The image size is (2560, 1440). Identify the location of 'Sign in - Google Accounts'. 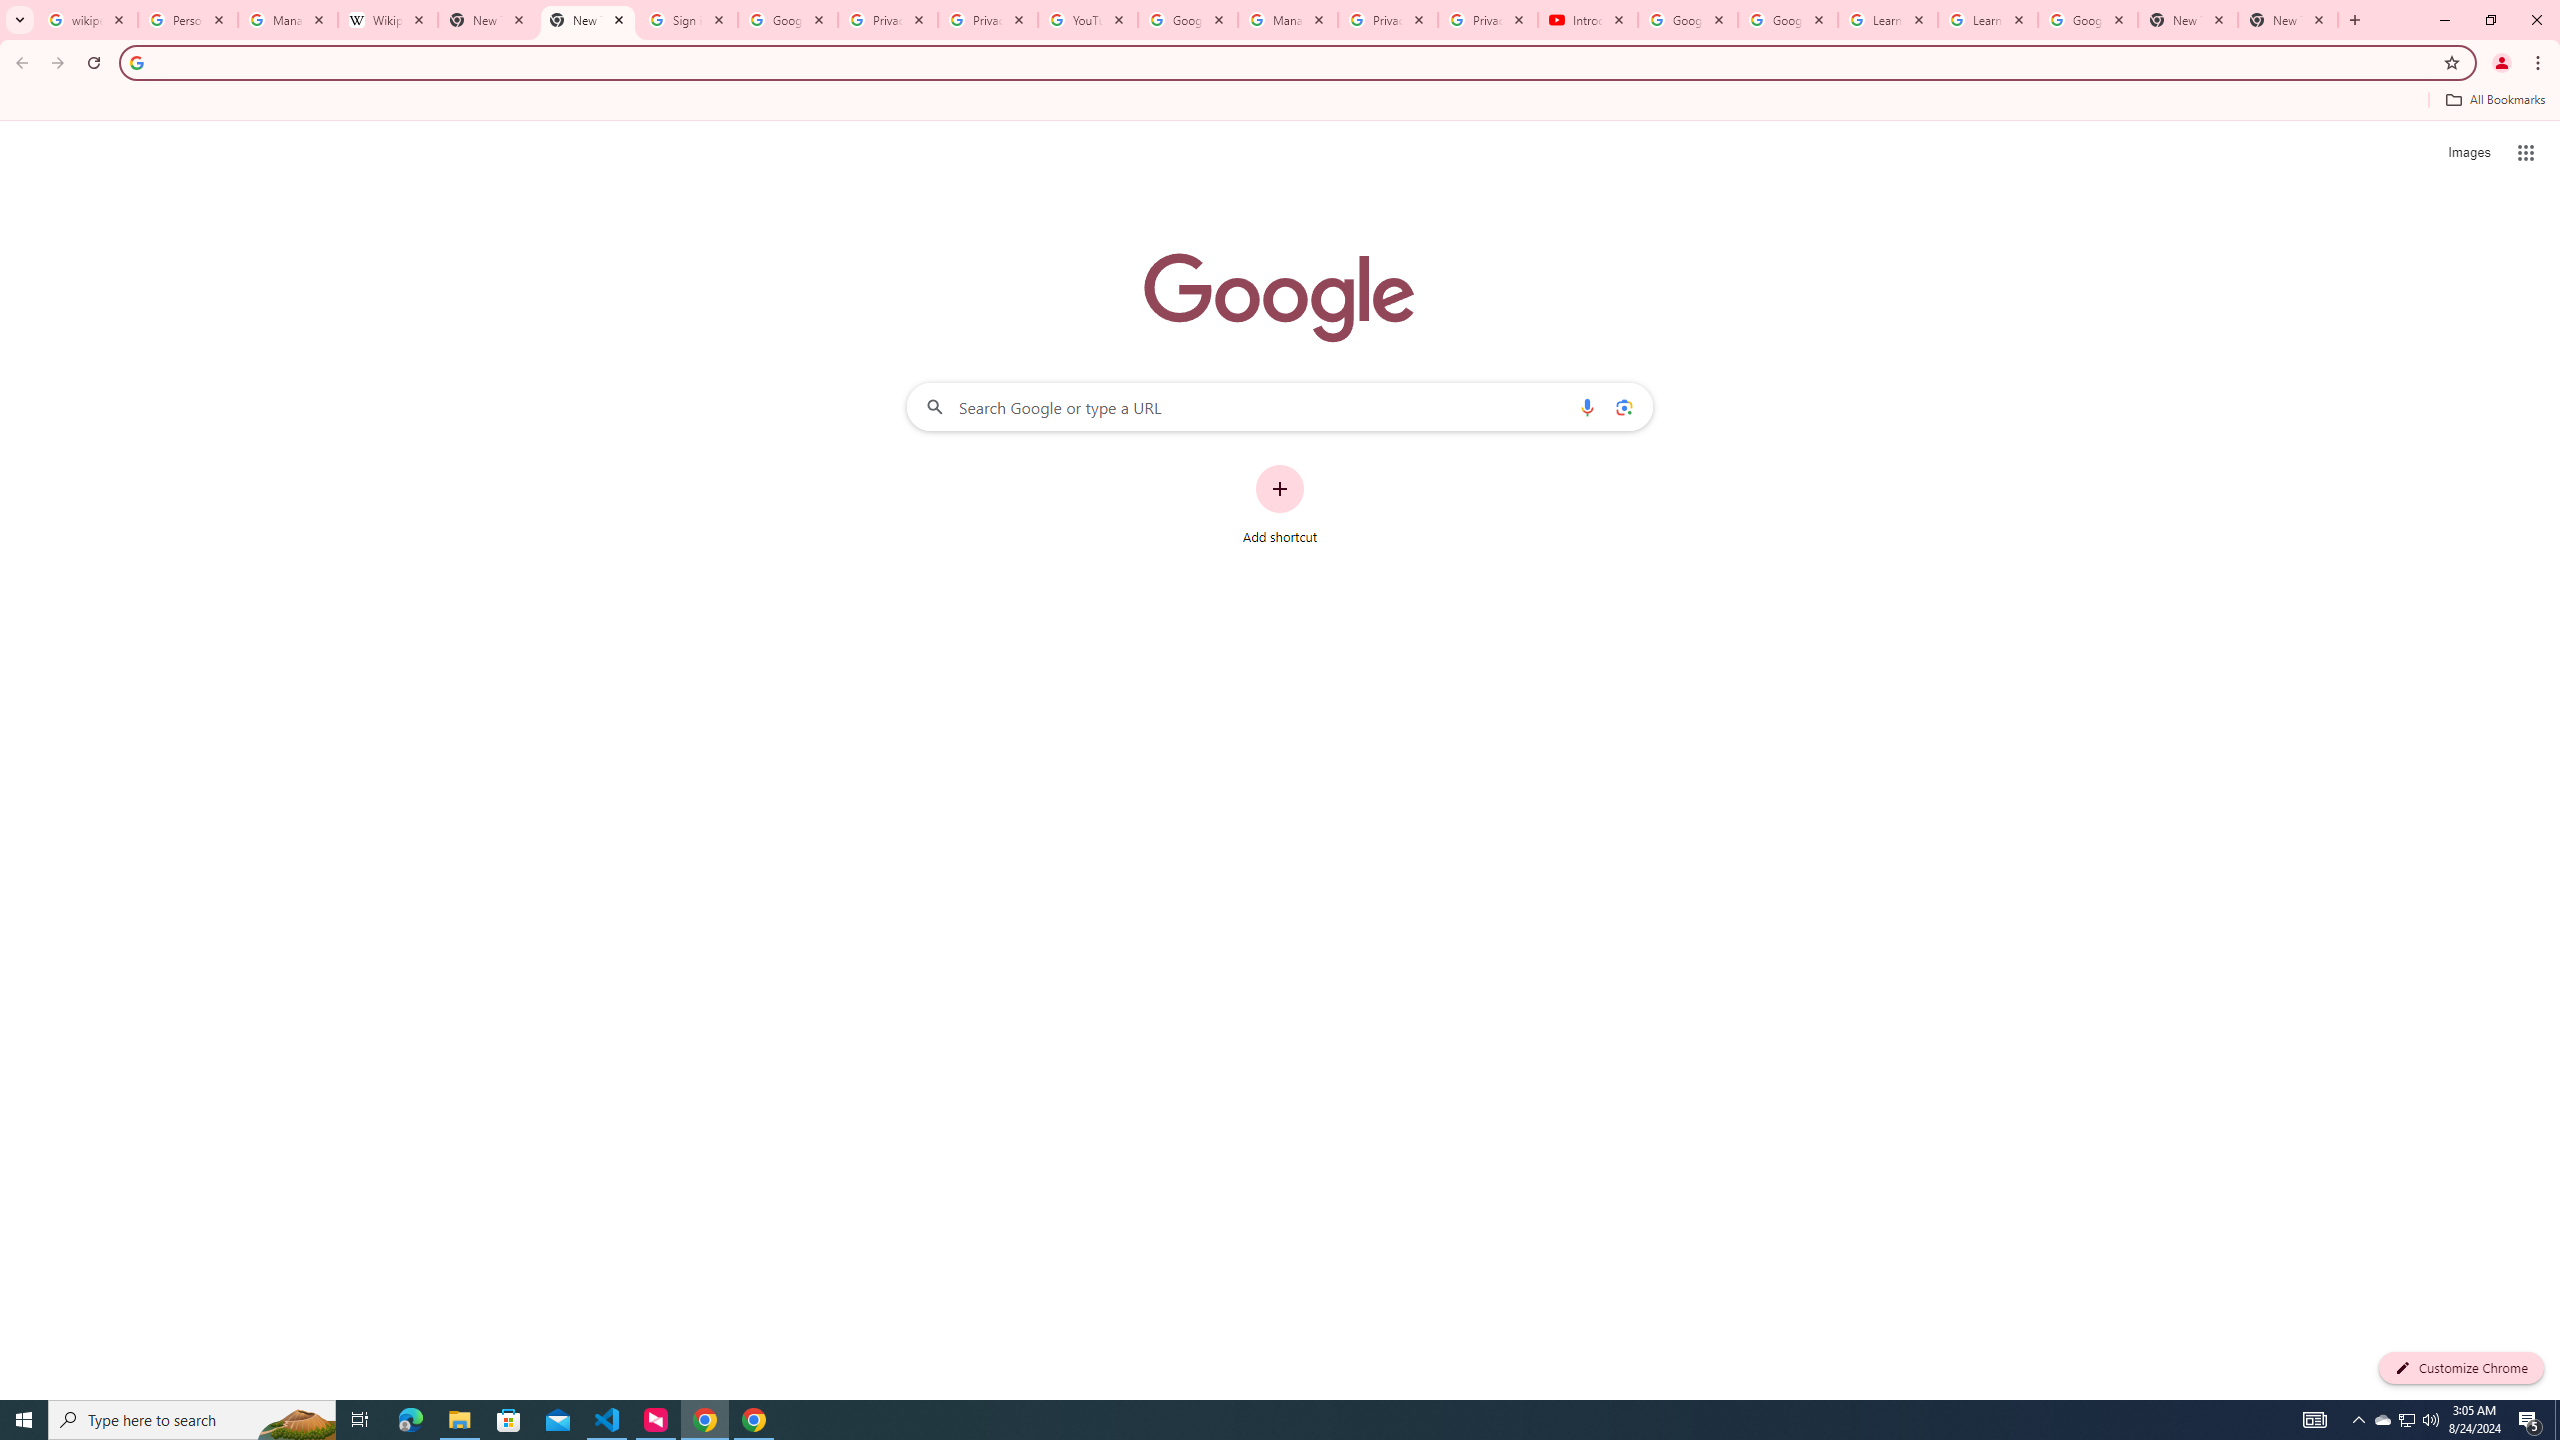
(688, 19).